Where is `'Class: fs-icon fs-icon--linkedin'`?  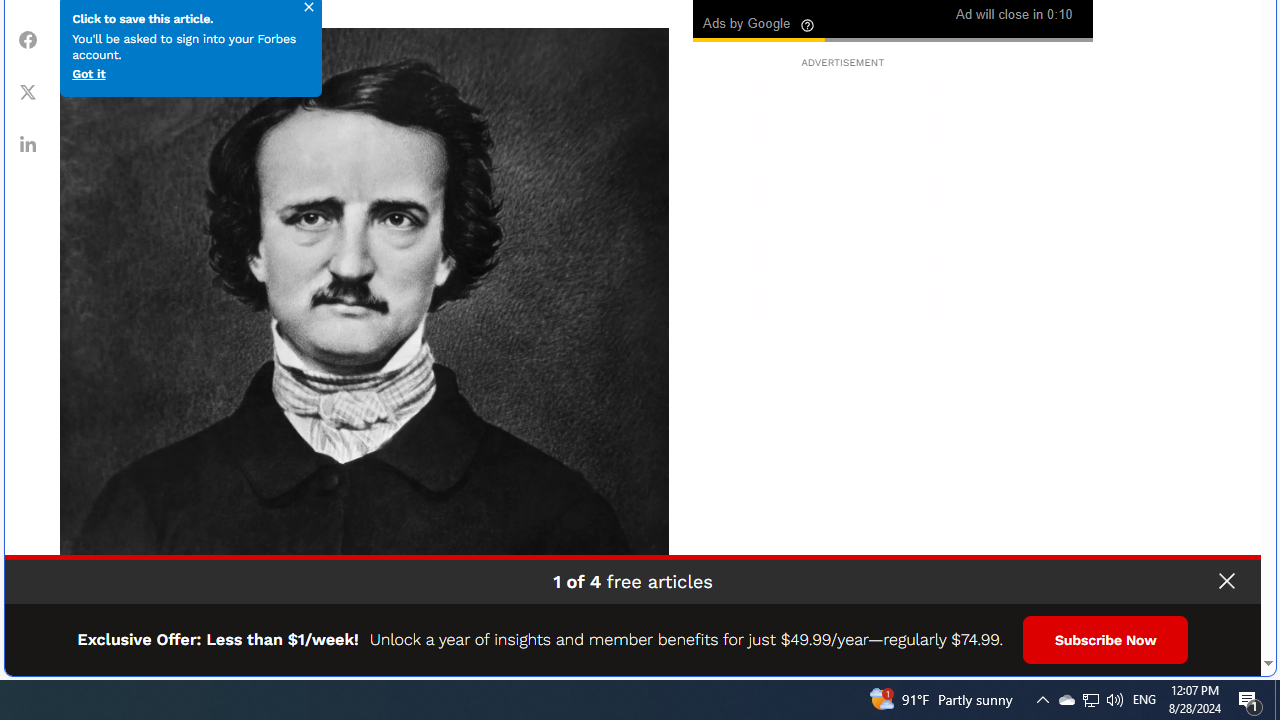
'Class: fs-icon fs-icon--linkedin' is located at coordinates (28, 142).